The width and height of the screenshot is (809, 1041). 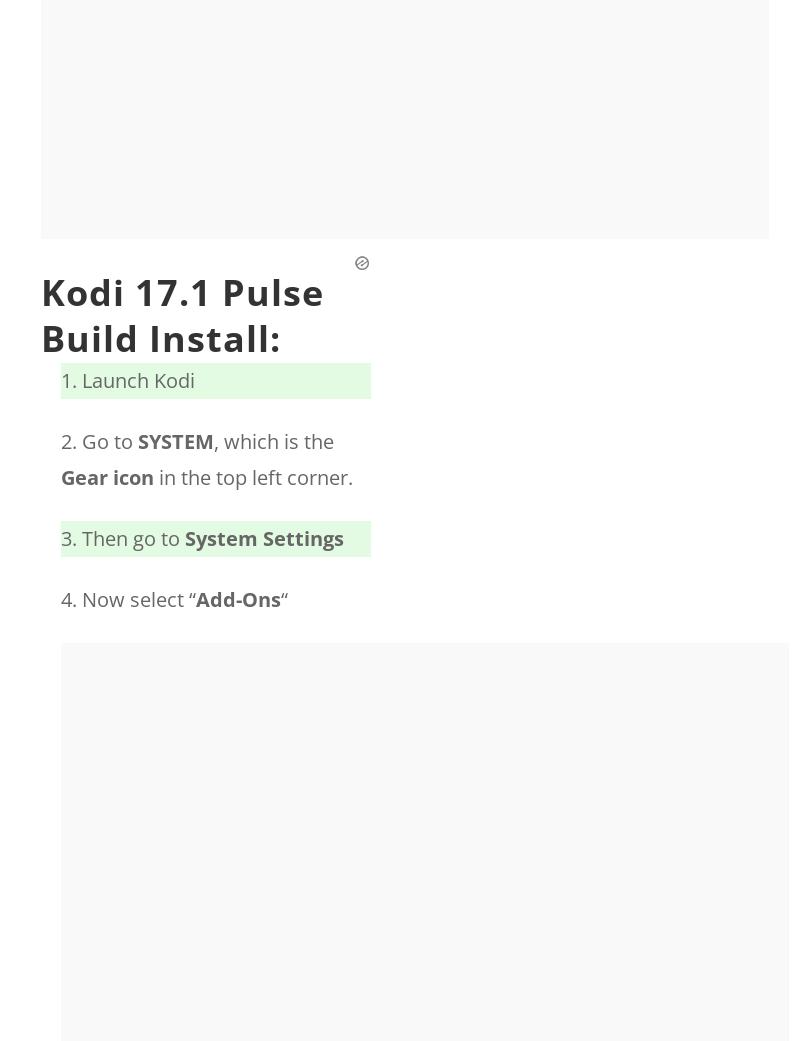 What do you see at coordinates (184, 538) in the screenshot?
I see `'System Settings'` at bounding box center [184, 538].